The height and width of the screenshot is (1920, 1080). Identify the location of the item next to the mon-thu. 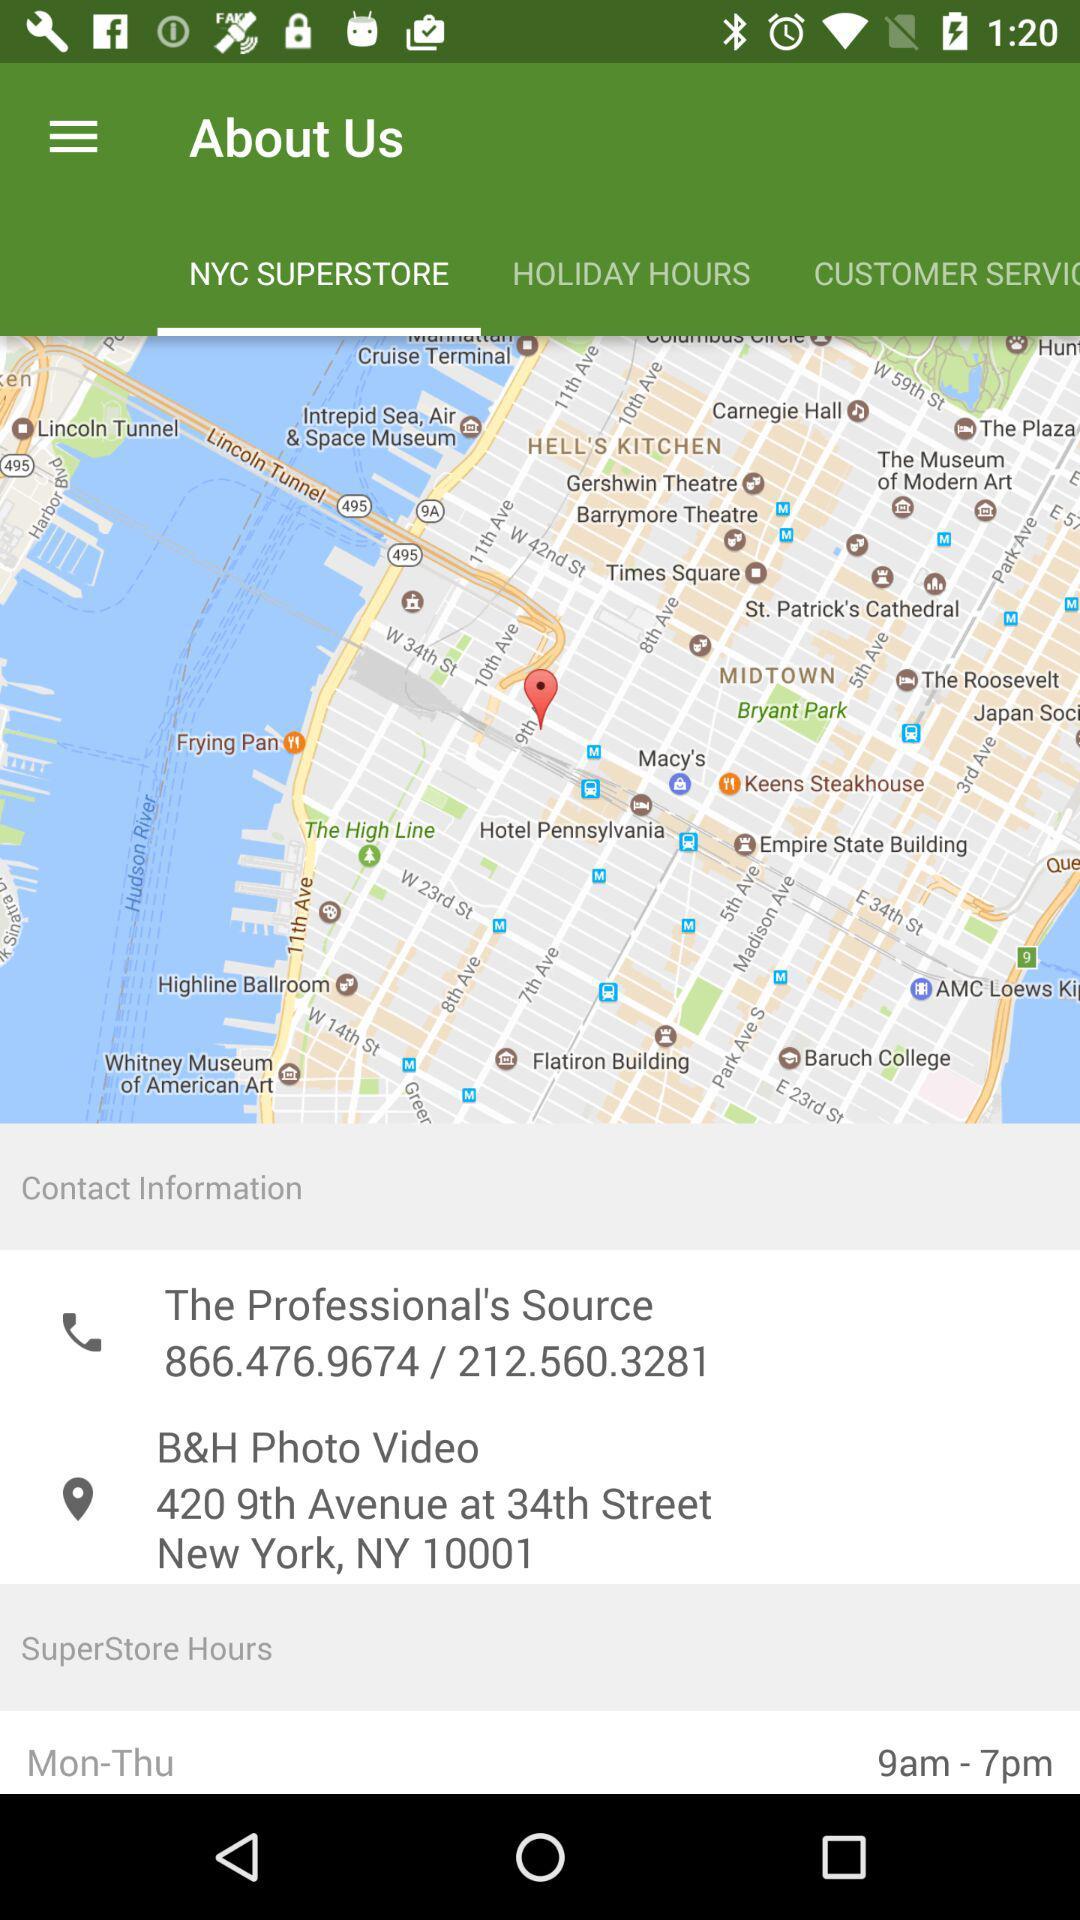
(964, 1751).